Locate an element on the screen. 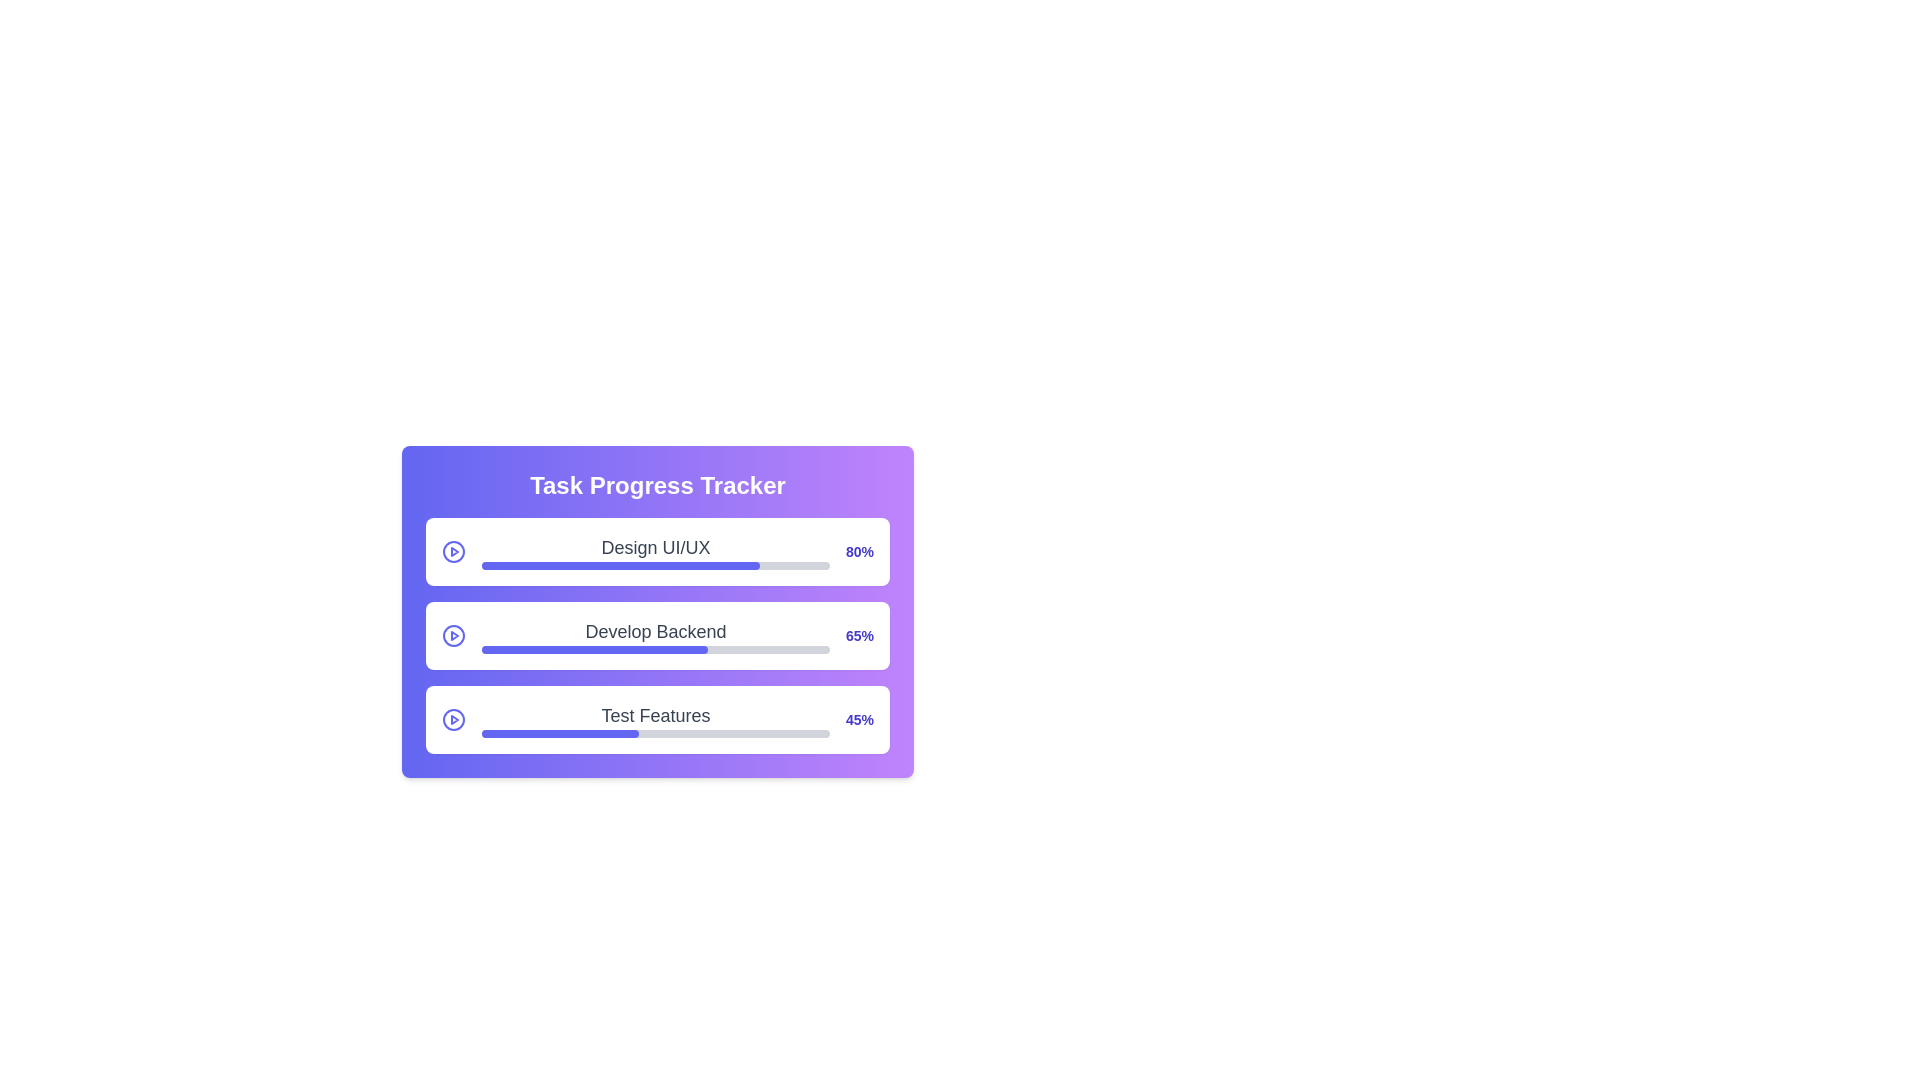  the visual progress of the 'Develop Backend' task represented by the progress indicator at 65% completion is located at coordinates (594, 650).